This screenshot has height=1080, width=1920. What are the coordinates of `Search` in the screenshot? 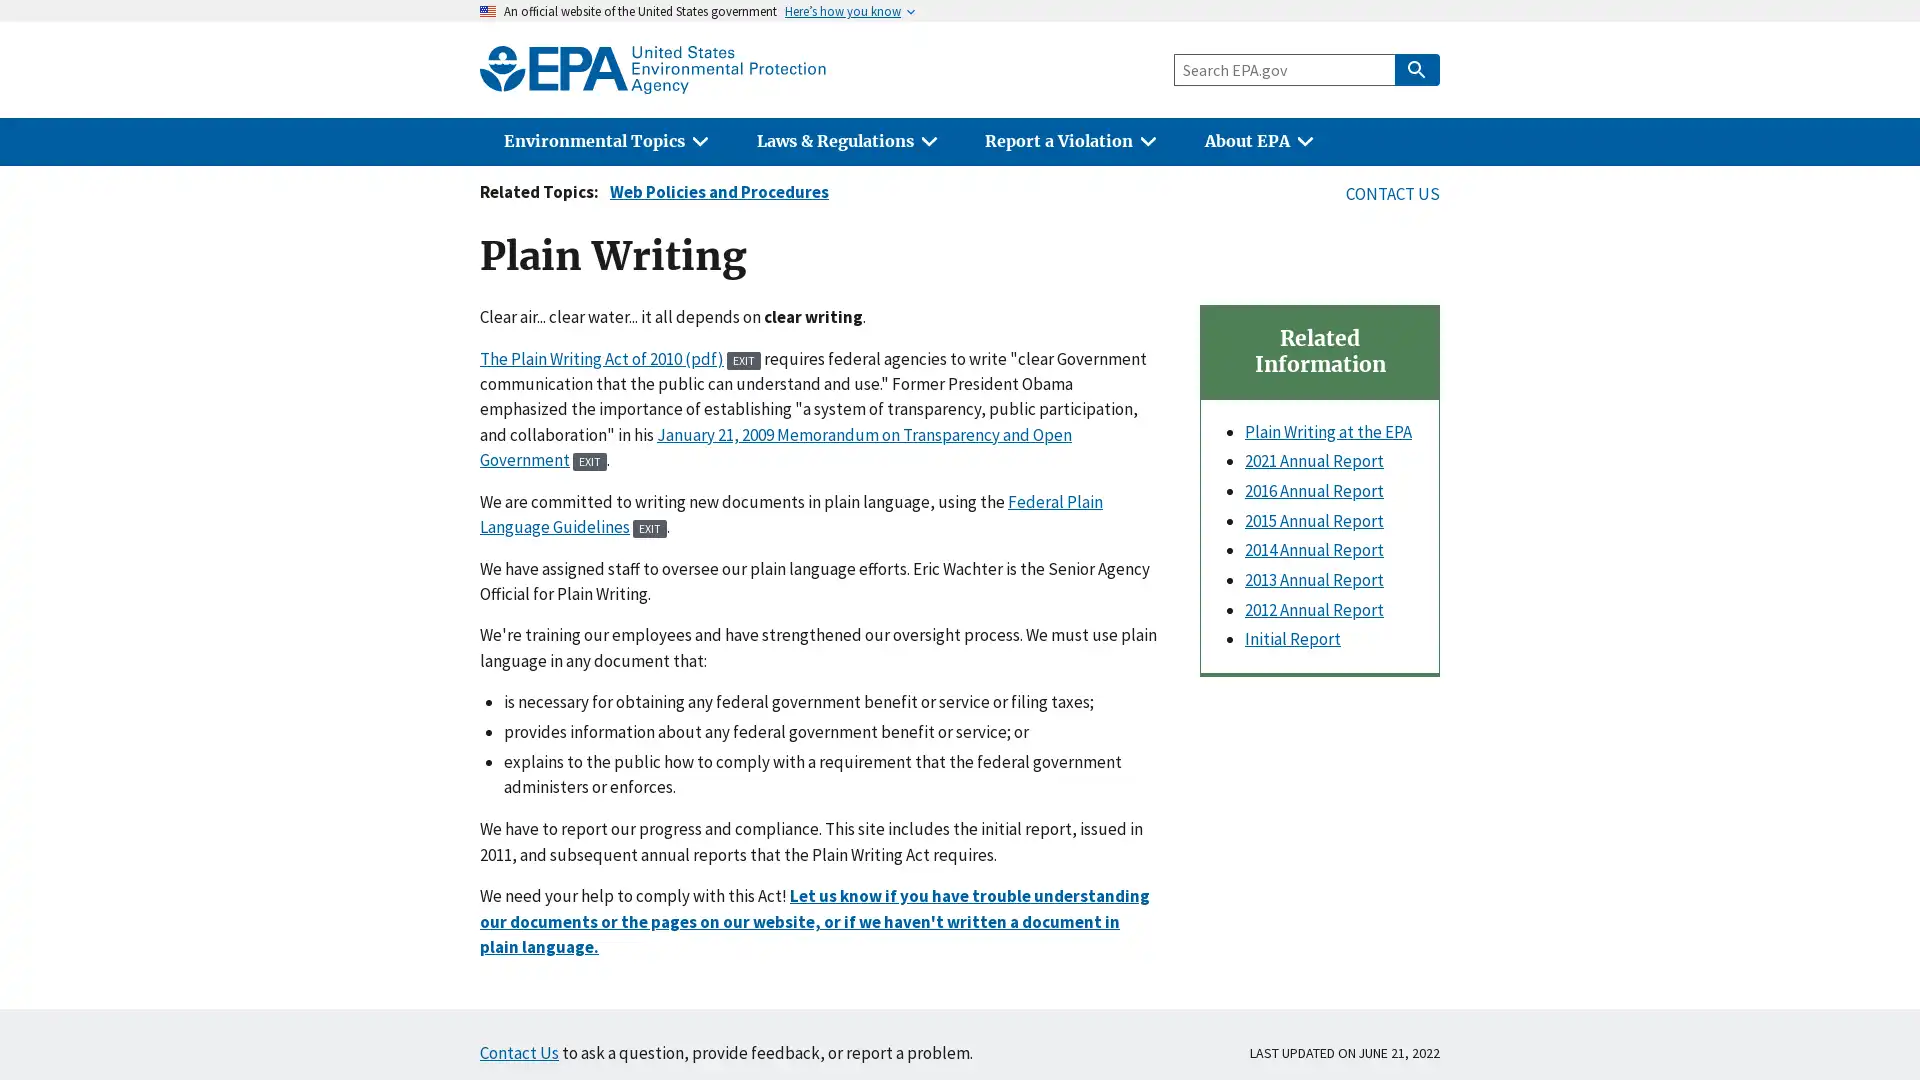 It's located at (1415, 68).